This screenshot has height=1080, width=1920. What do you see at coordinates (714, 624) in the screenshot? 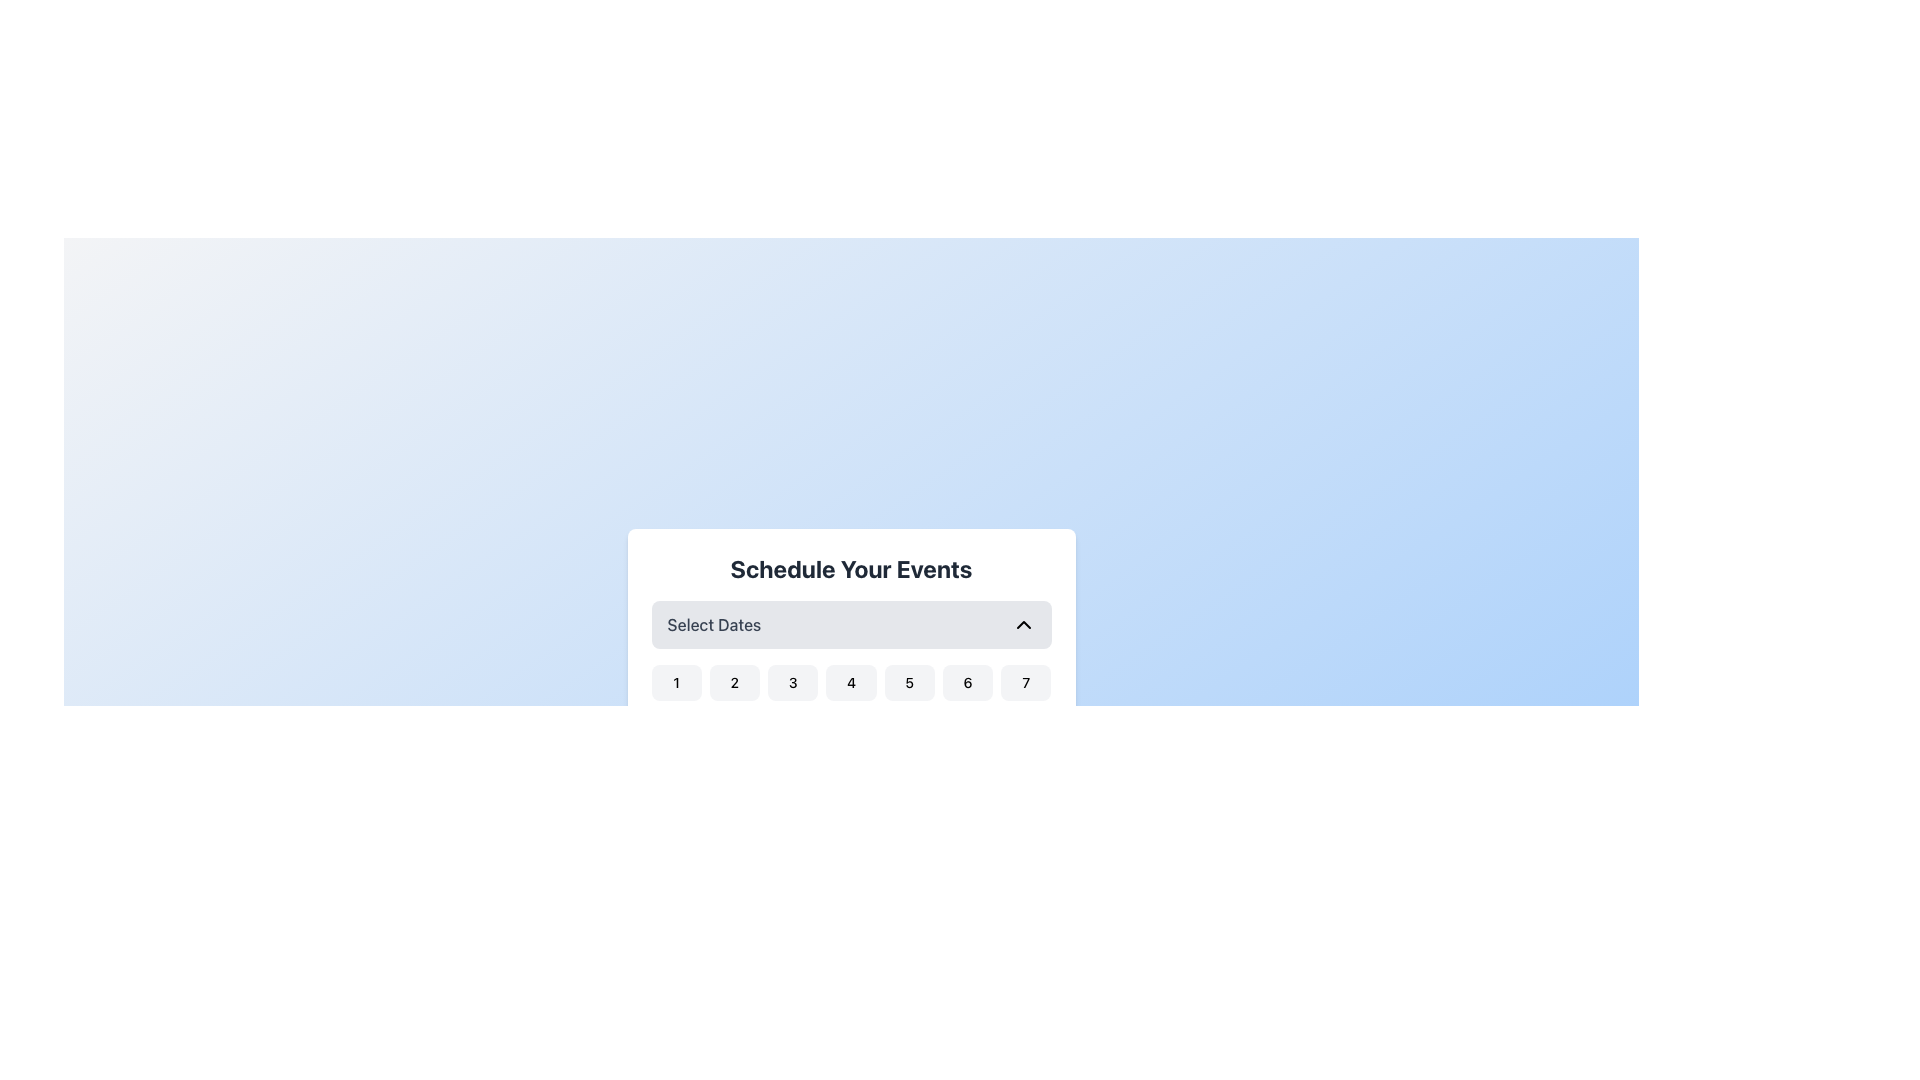
I see `the 'Select Dates' static text label, which is styled with a medium gray font and is positioned in a clickable area within a scheduling interface` at bounding box center [714, 624].